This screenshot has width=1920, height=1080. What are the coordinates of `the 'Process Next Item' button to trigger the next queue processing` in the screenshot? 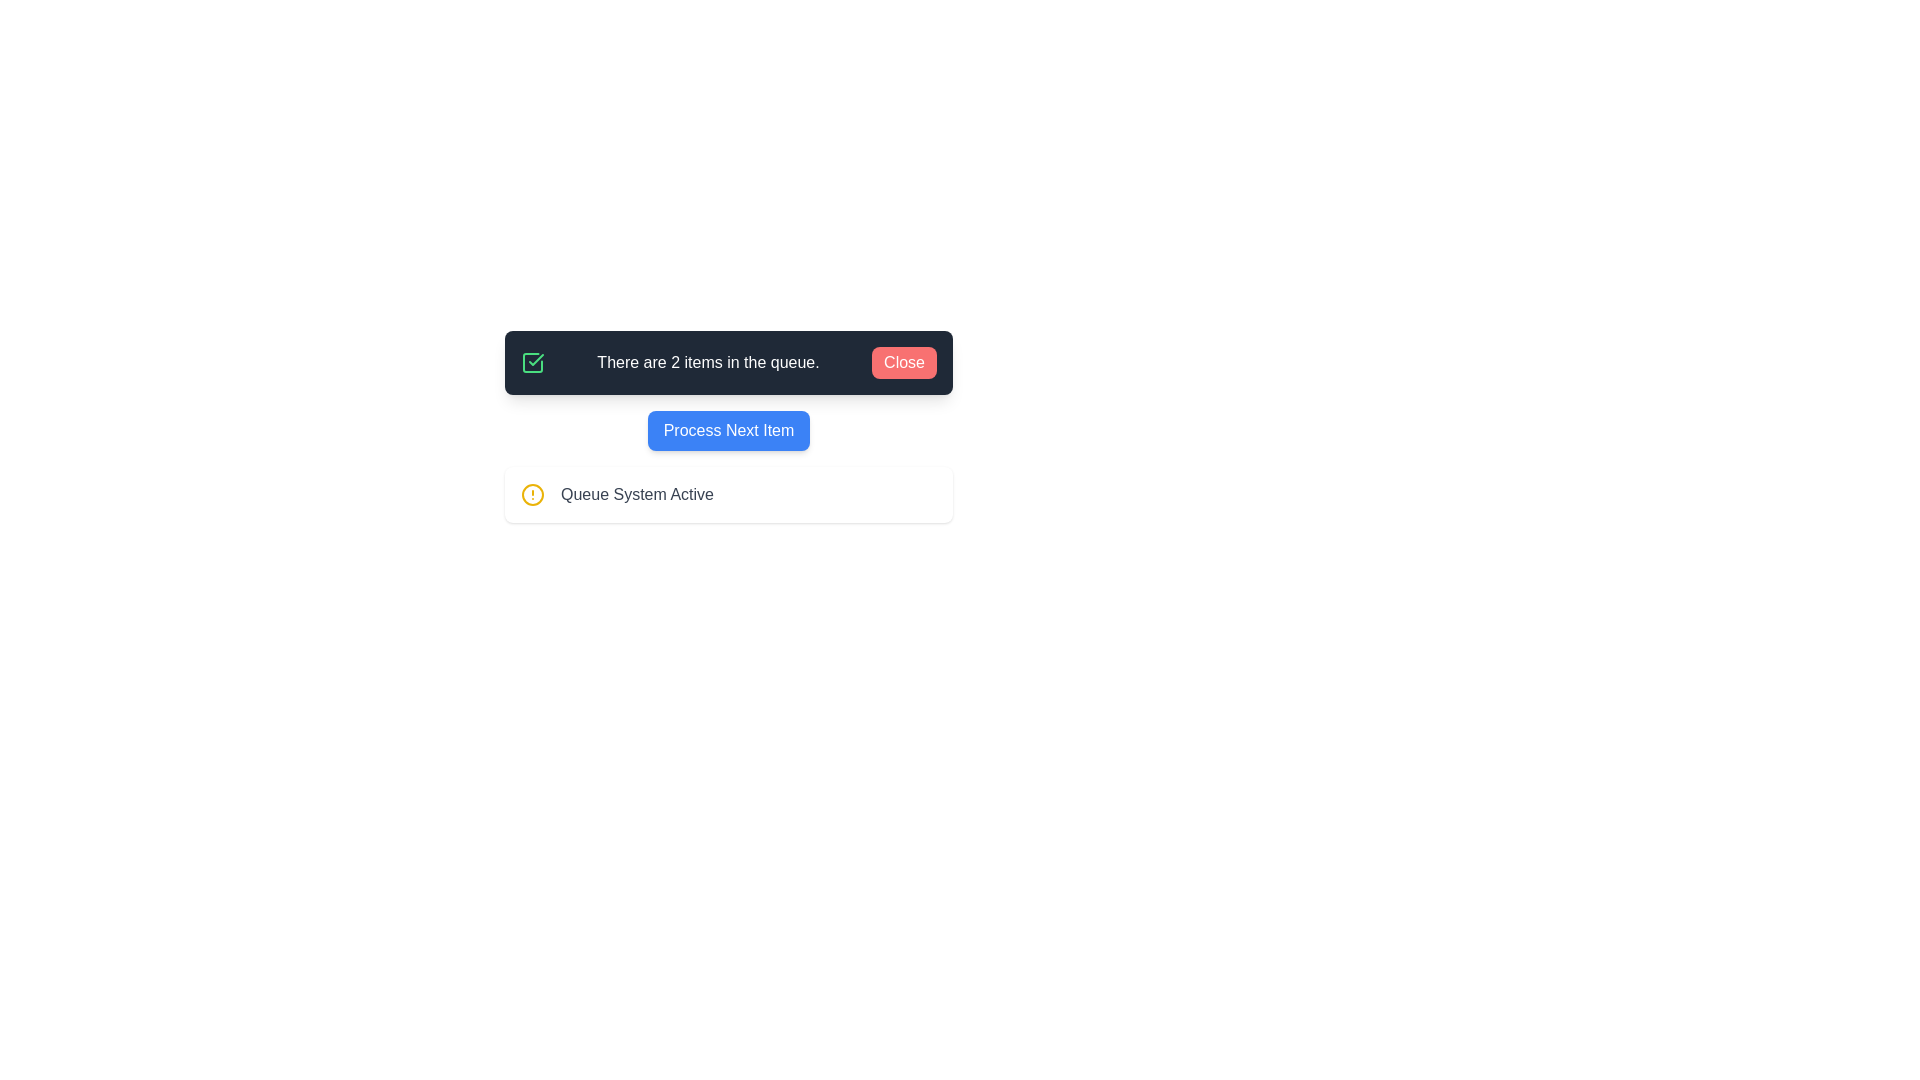 It's located at (728, 430).